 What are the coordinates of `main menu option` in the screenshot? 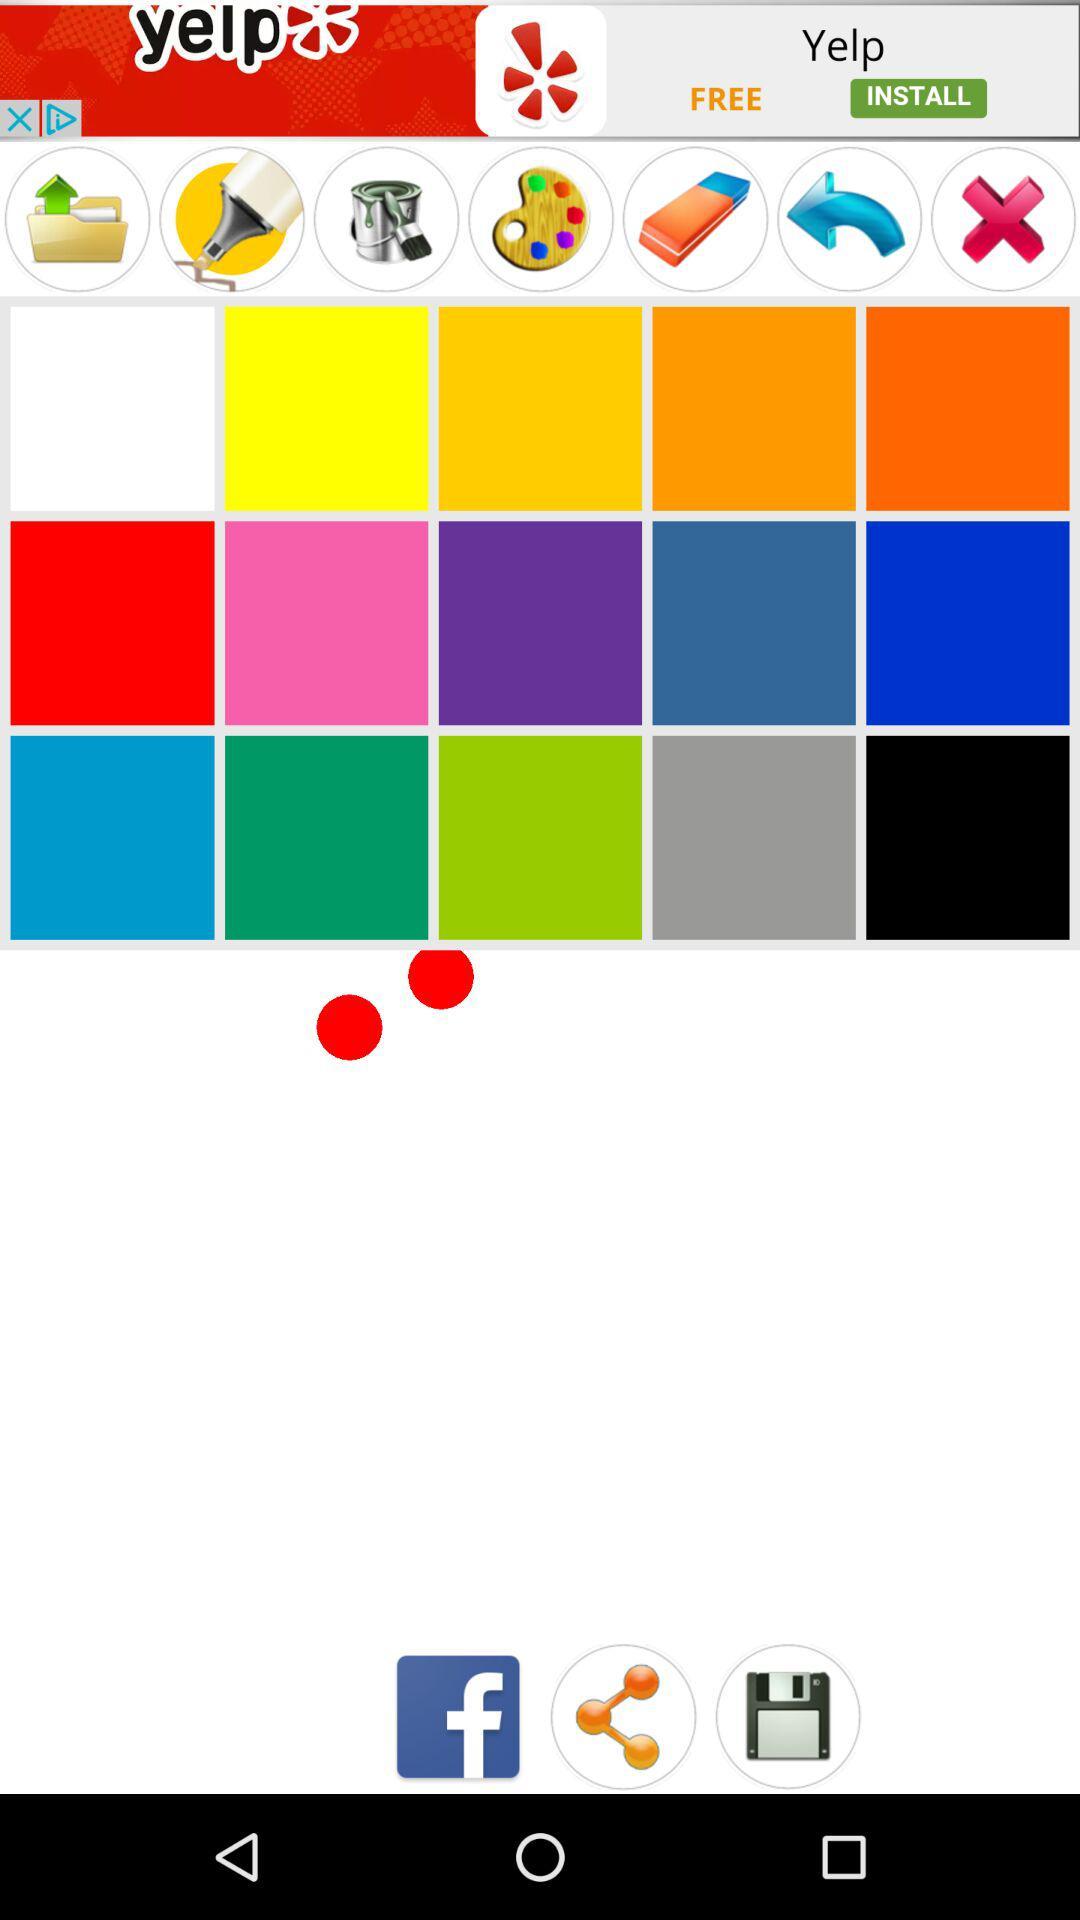 It's located at (849, 219).